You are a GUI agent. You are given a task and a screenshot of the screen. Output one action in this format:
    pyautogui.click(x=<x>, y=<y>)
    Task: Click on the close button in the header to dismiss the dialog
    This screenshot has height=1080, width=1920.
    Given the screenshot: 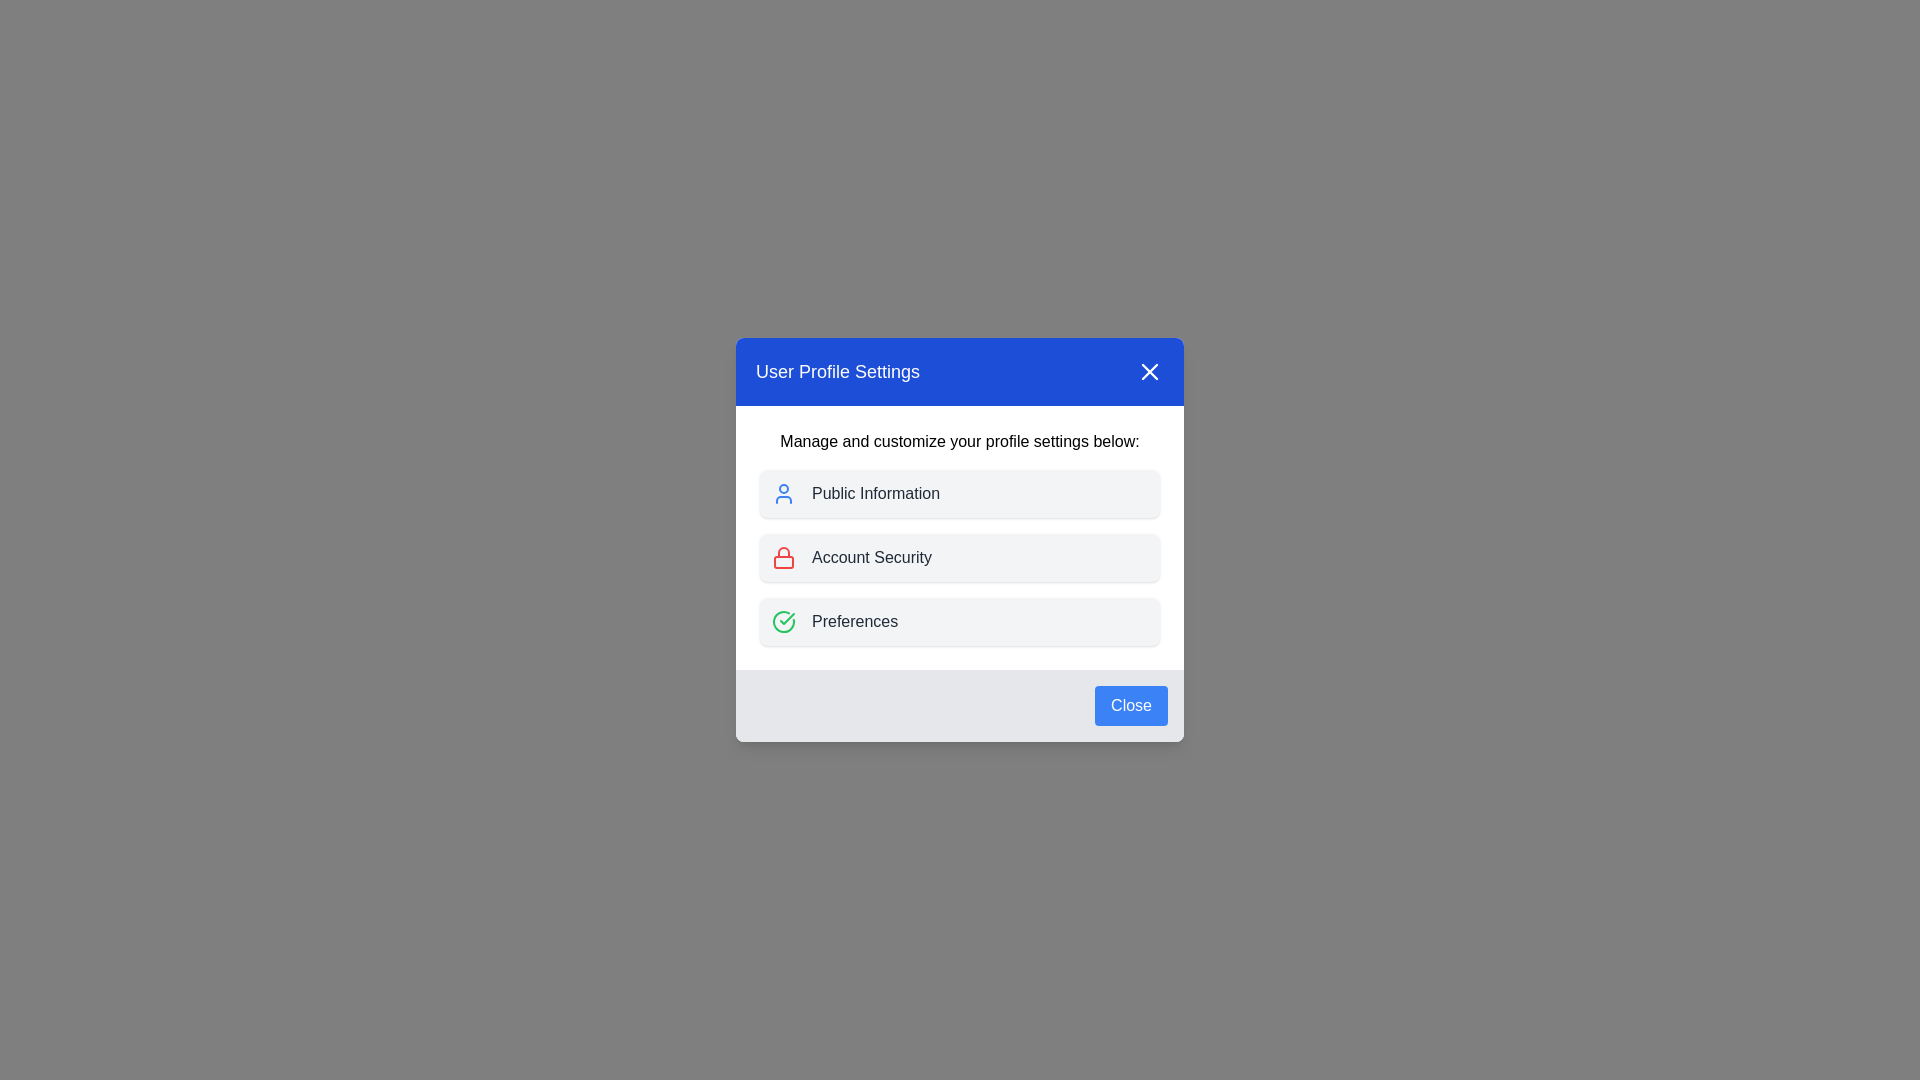 What is the action you would take?
    pyautogui.click(x=1150, y=371)
    